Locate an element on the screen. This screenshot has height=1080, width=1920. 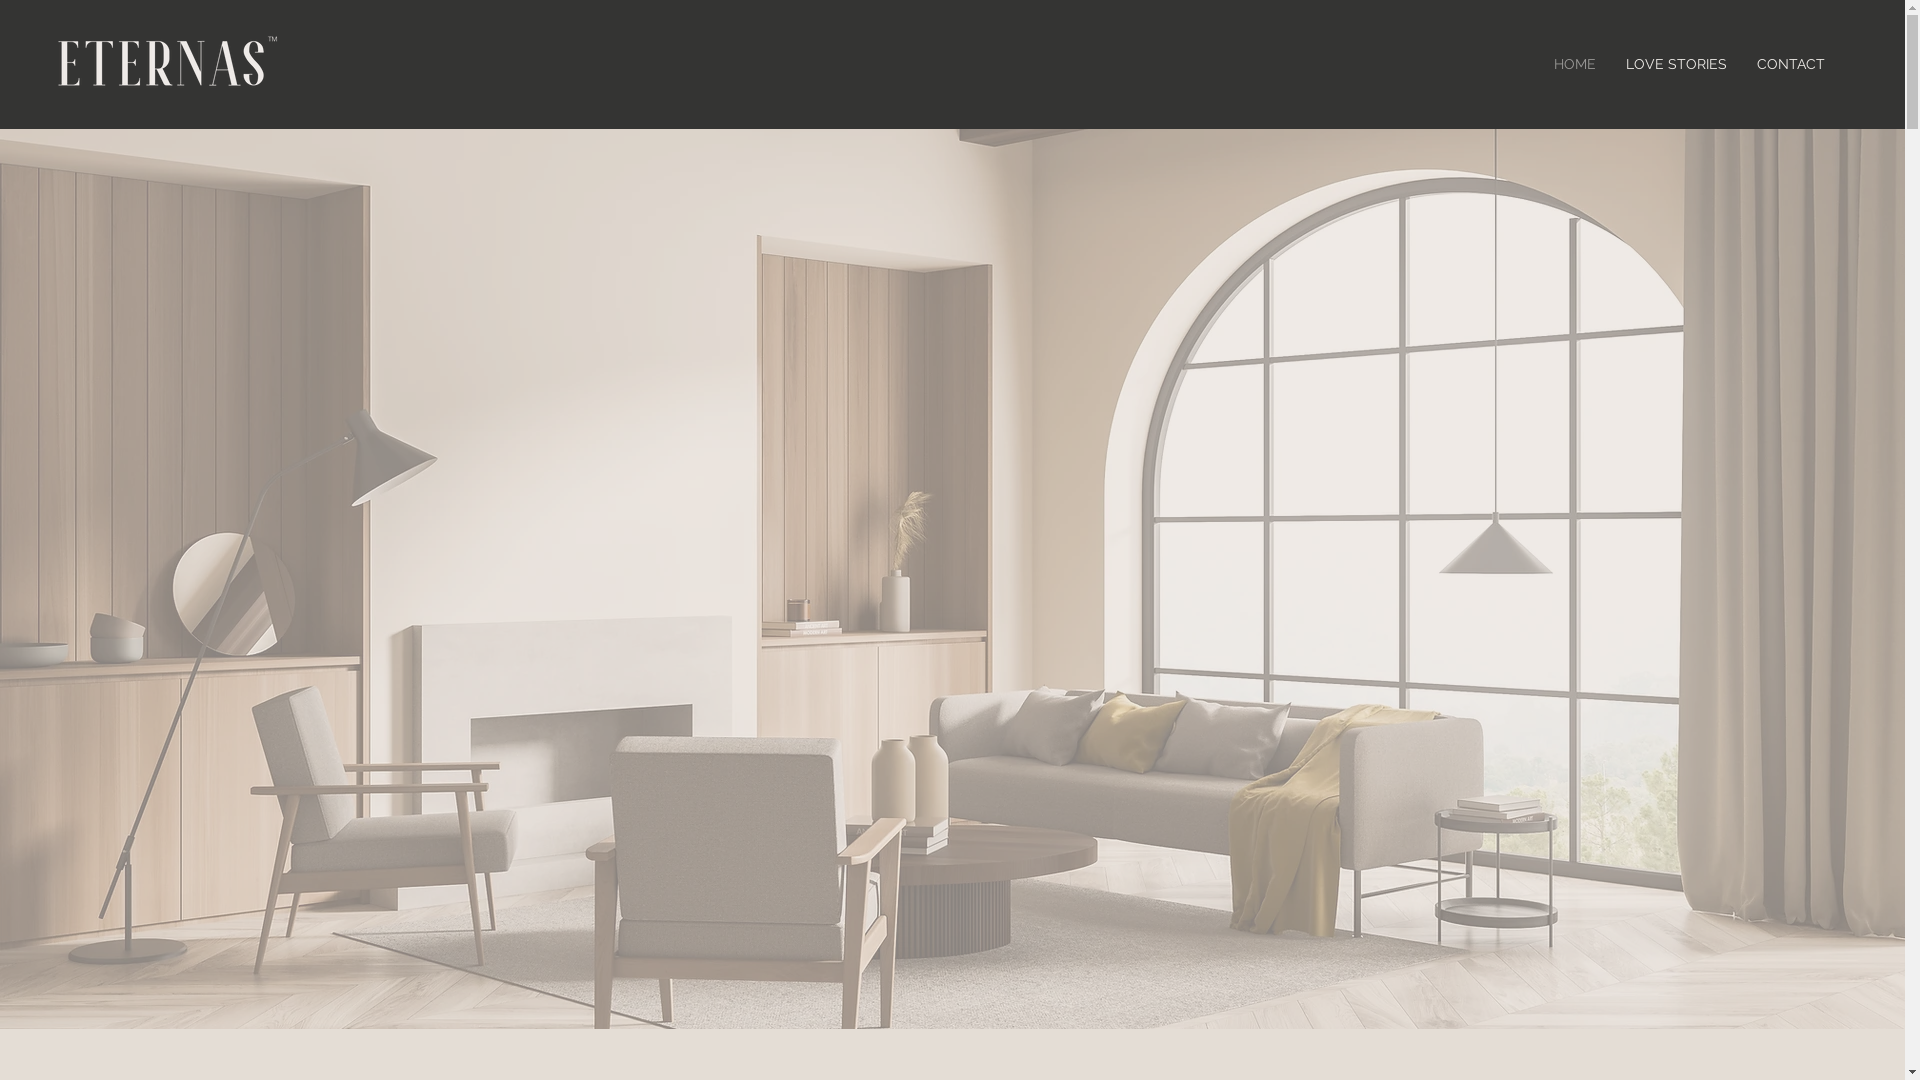
'HOME' is located at coordinates (1538, 63).